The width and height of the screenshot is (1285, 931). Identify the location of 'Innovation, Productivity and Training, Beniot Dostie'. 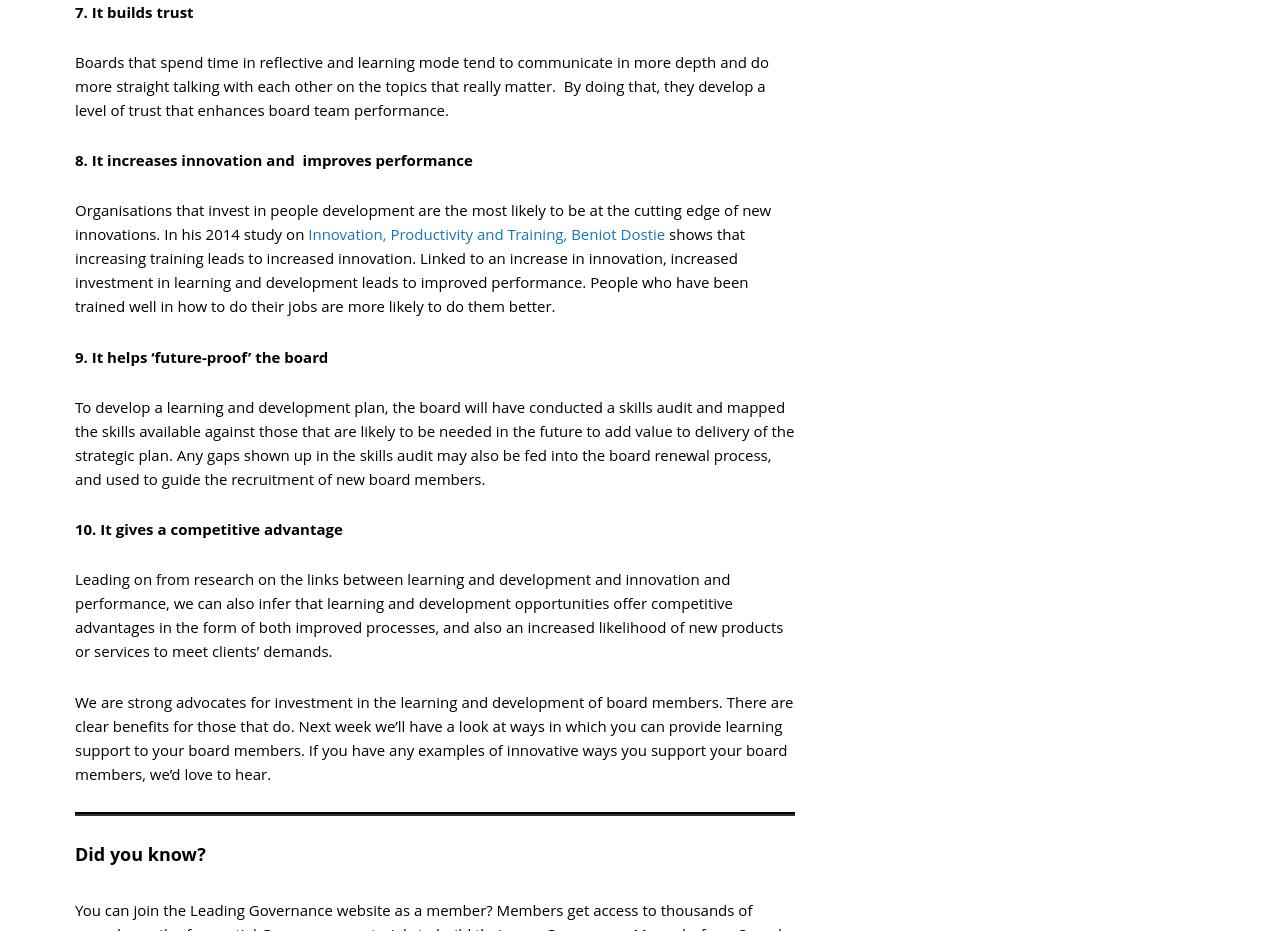
(484, 233).